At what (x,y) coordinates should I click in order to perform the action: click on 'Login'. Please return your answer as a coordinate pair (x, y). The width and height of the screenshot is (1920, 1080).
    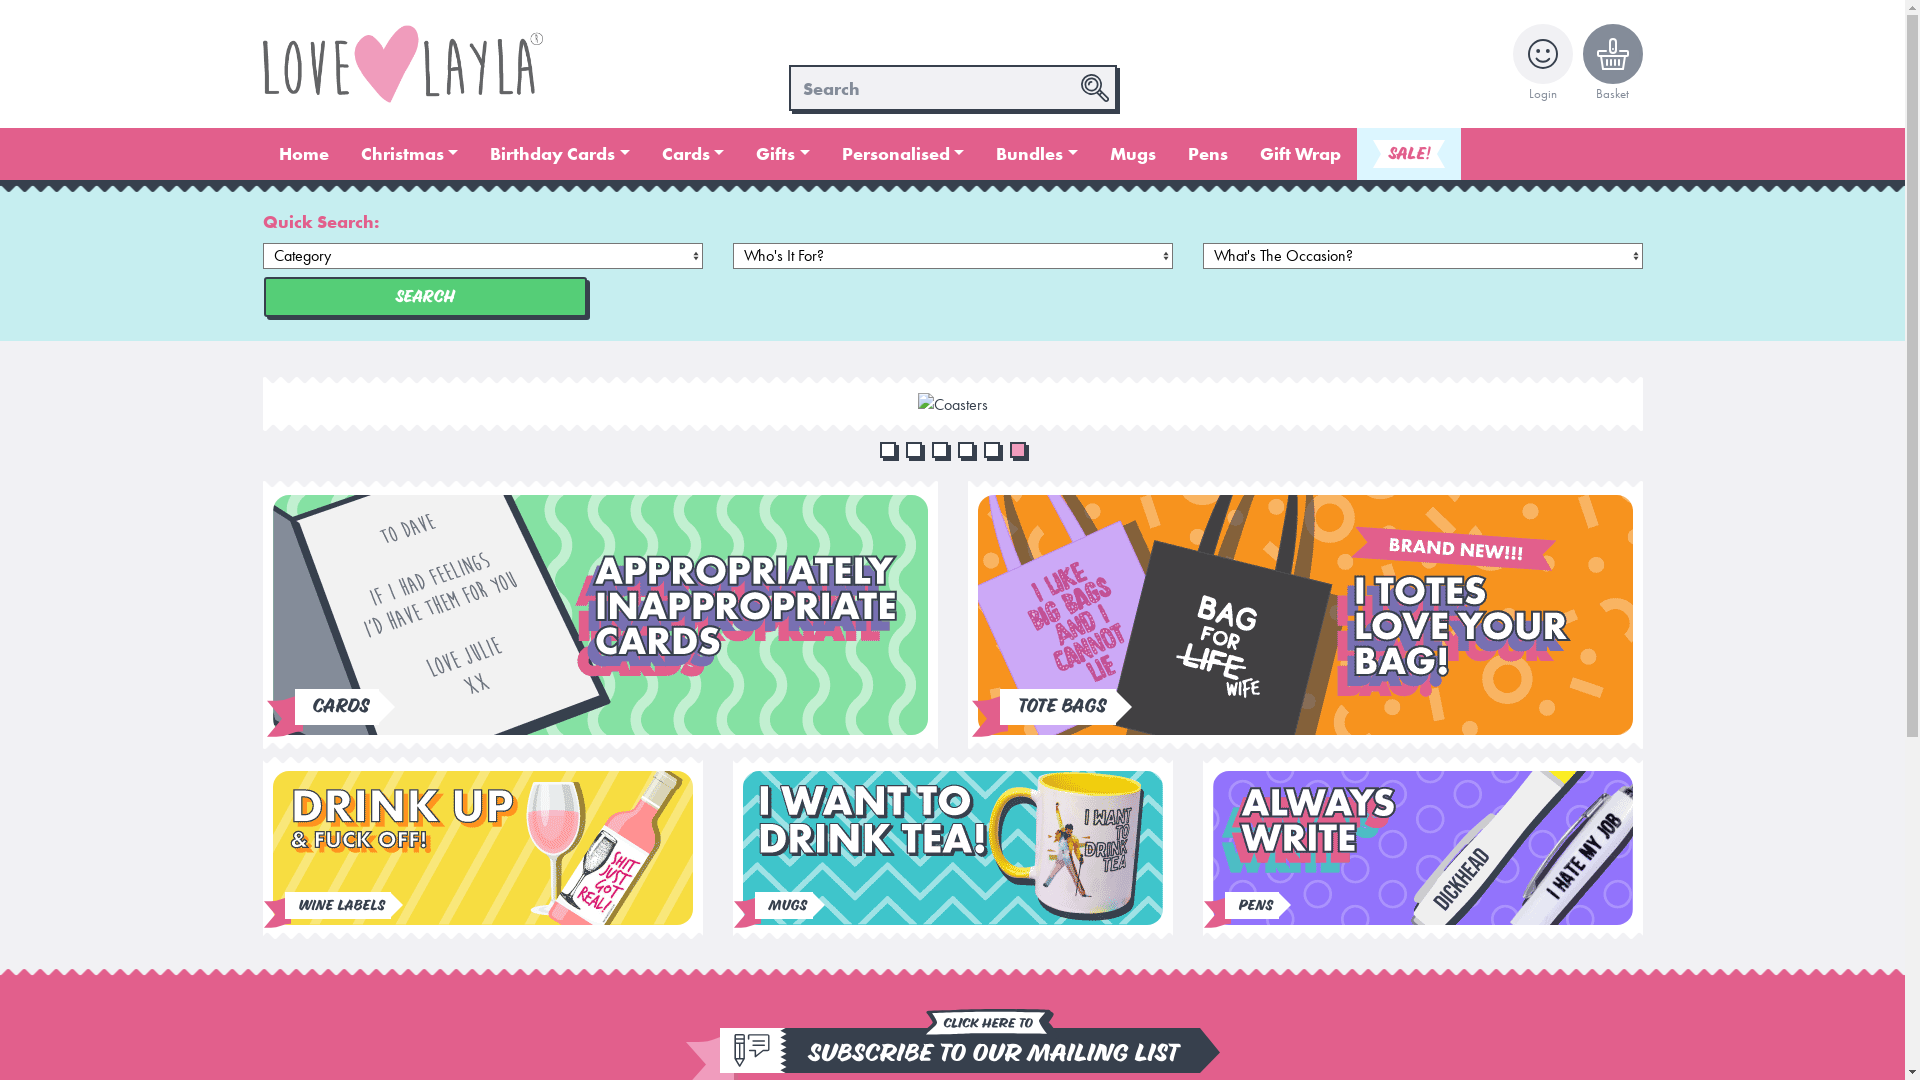
    Looking at the image, I should click on (1512, 63).